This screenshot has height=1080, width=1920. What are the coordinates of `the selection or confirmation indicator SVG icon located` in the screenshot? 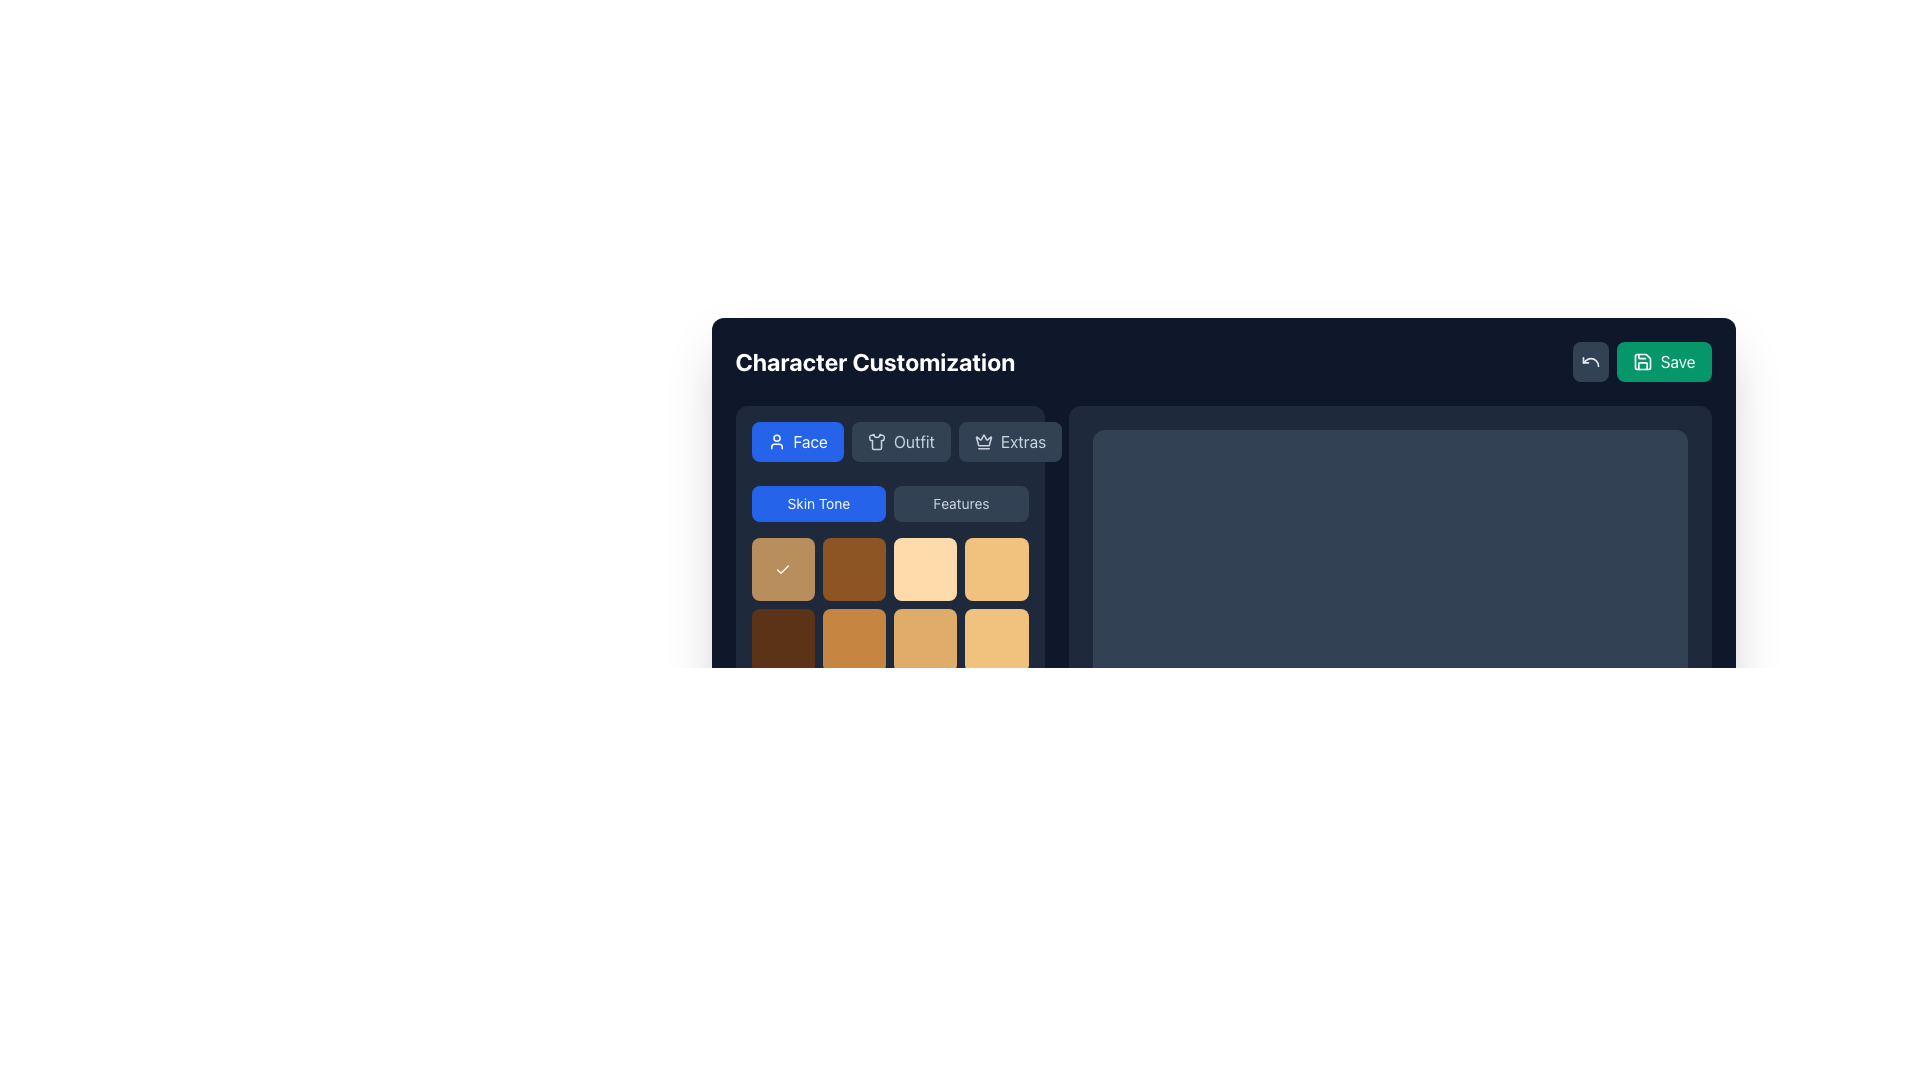 It's located at (782, 569).